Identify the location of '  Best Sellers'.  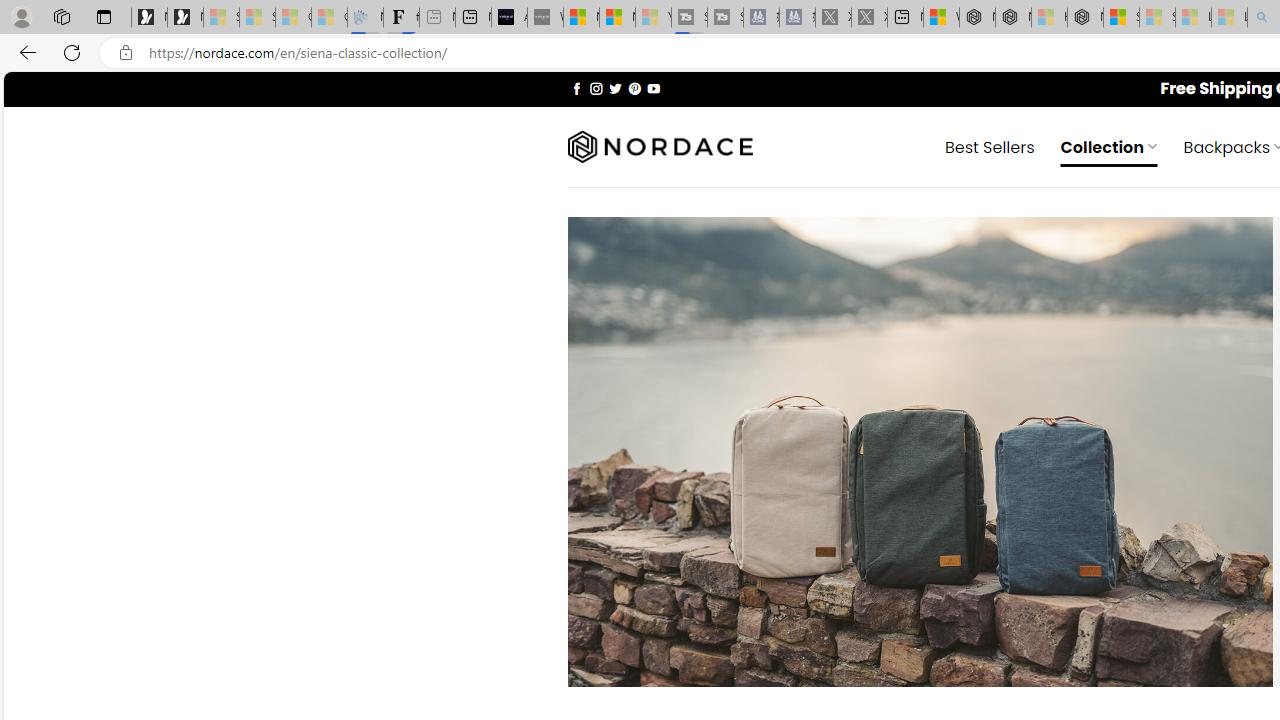
(990, 145).